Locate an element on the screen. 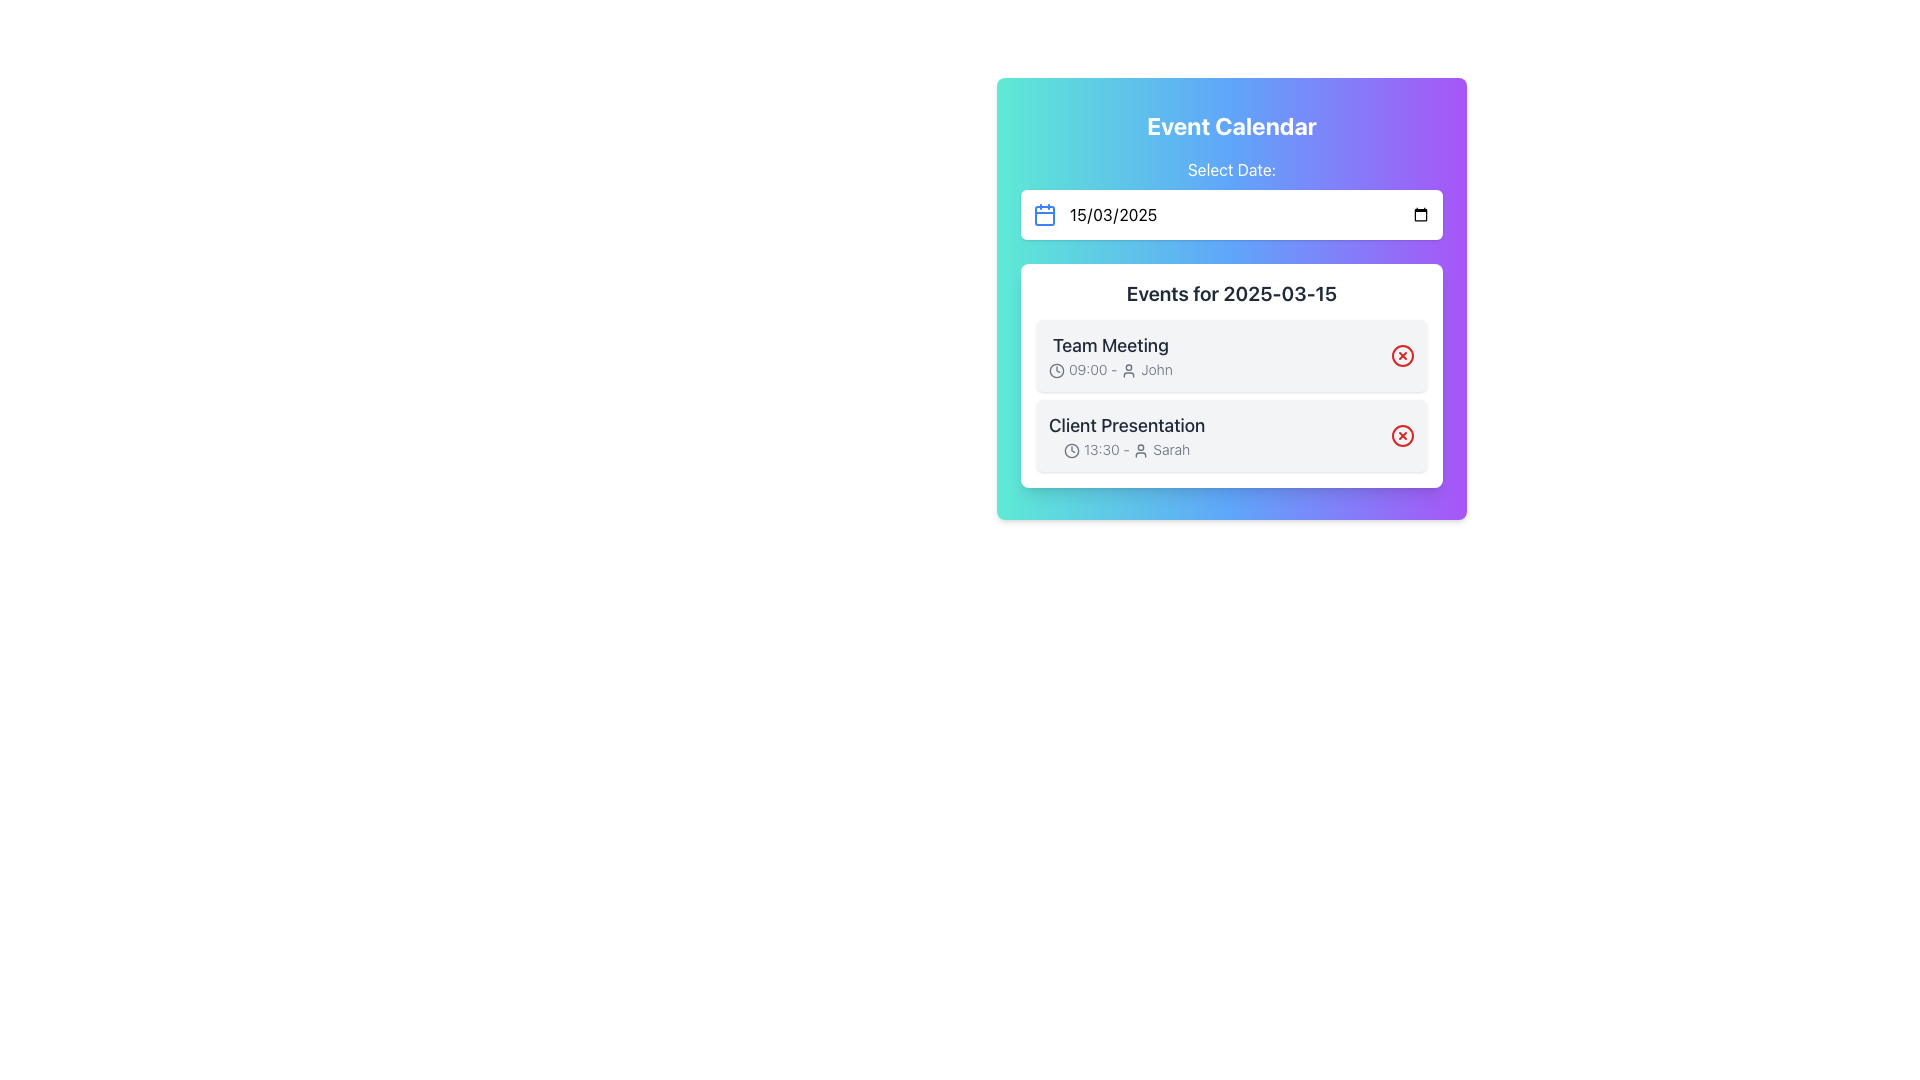 This screenshot has height=1080, width=1920. the Date input field located in the top section of the card UI labeled 'Select Date:' to trigger styling changes is located at coordinates (1248, 215).